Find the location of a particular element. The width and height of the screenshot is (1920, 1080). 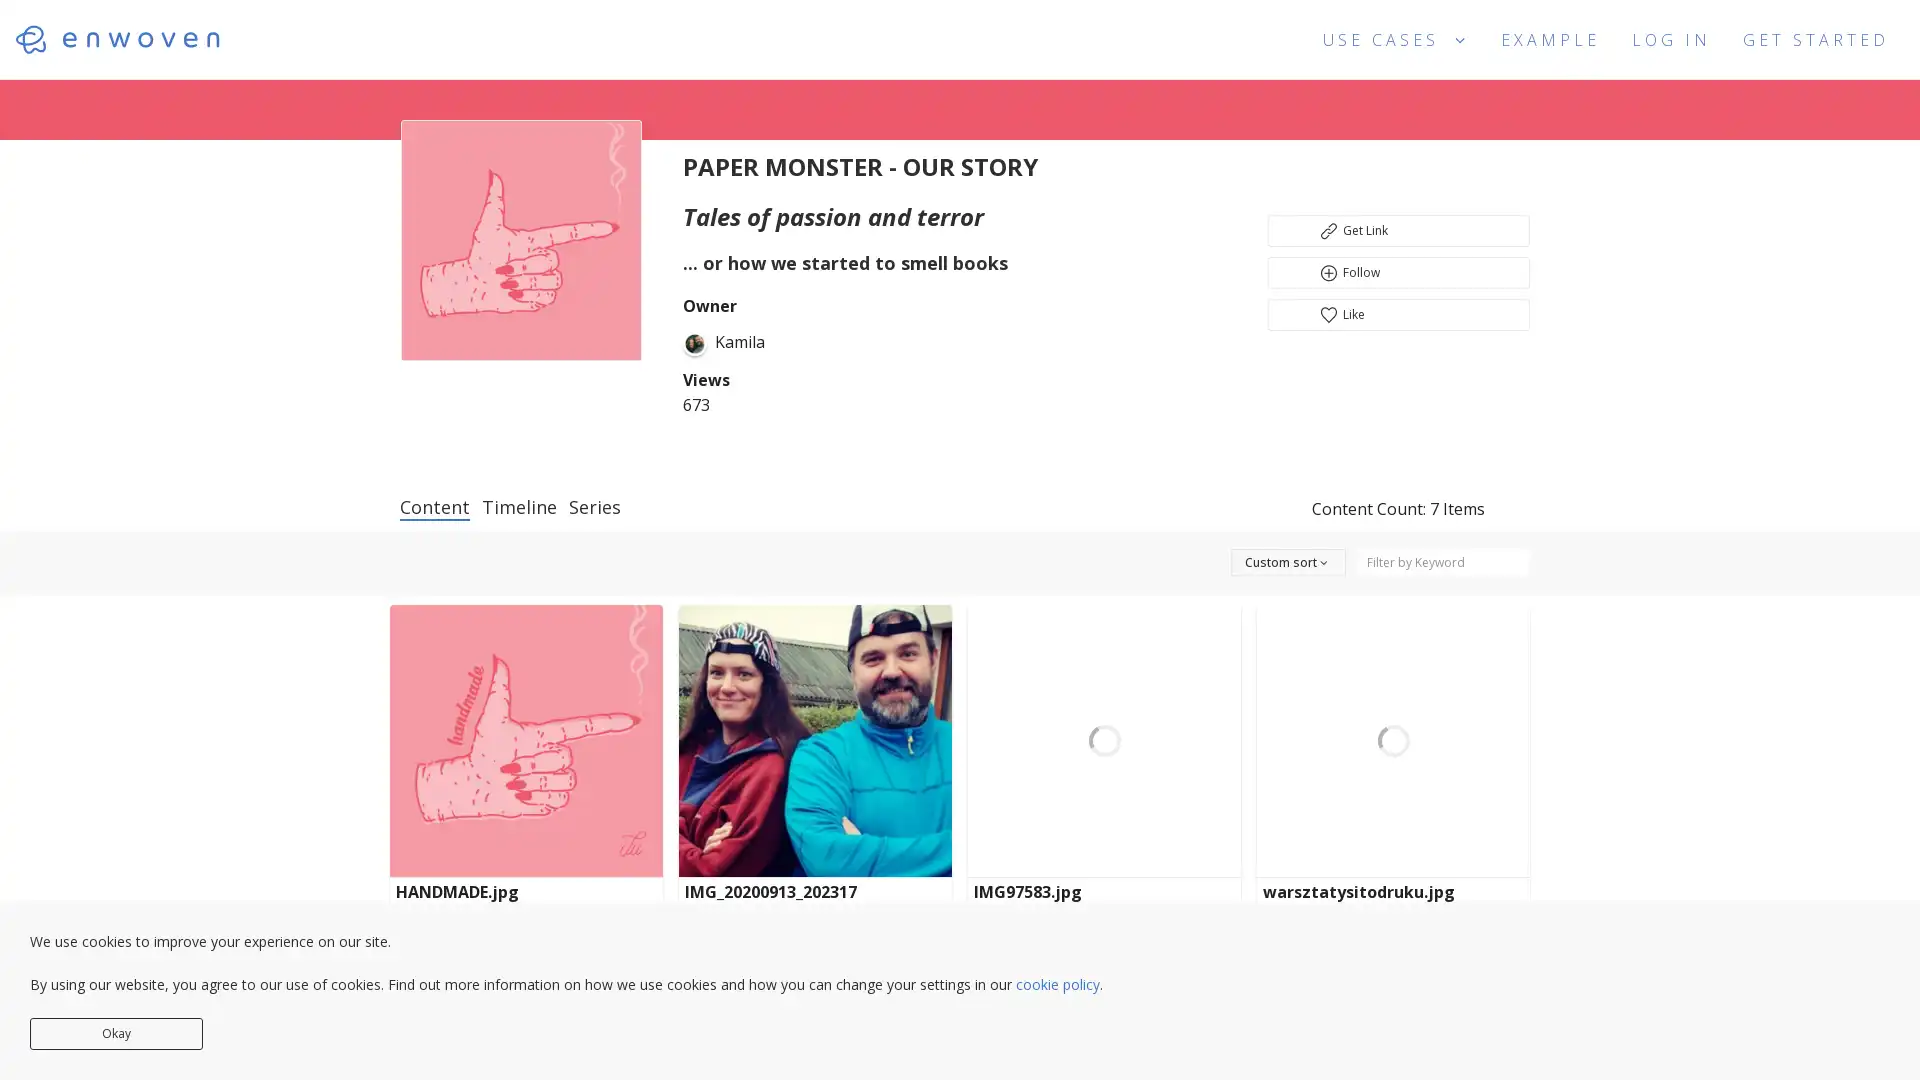

Edit is located at coordinates (815, 951).